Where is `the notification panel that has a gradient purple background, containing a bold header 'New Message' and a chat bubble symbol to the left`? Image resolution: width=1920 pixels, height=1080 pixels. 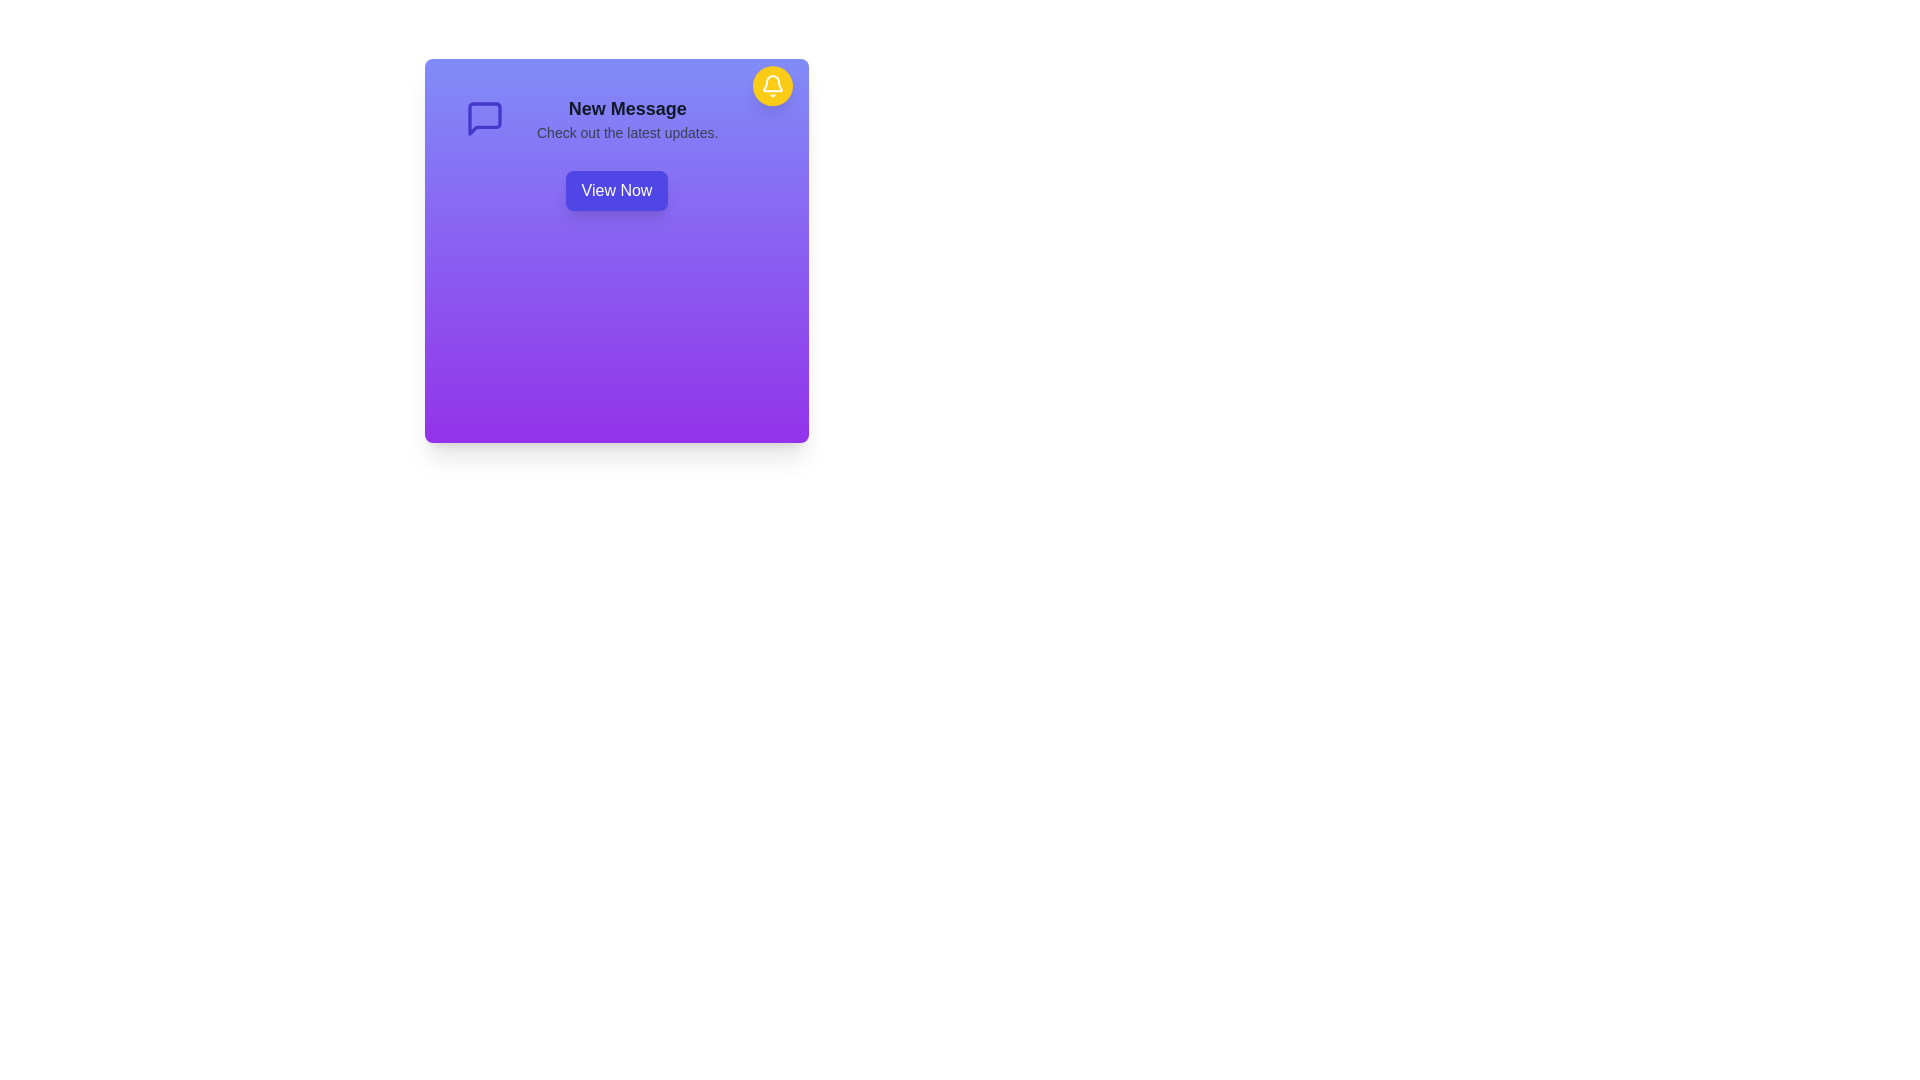 the notification panel that has a gradient purple background, containing a bold header 'New Message' and a chat bubble symbol to the left is located at coordinates (616, 119).